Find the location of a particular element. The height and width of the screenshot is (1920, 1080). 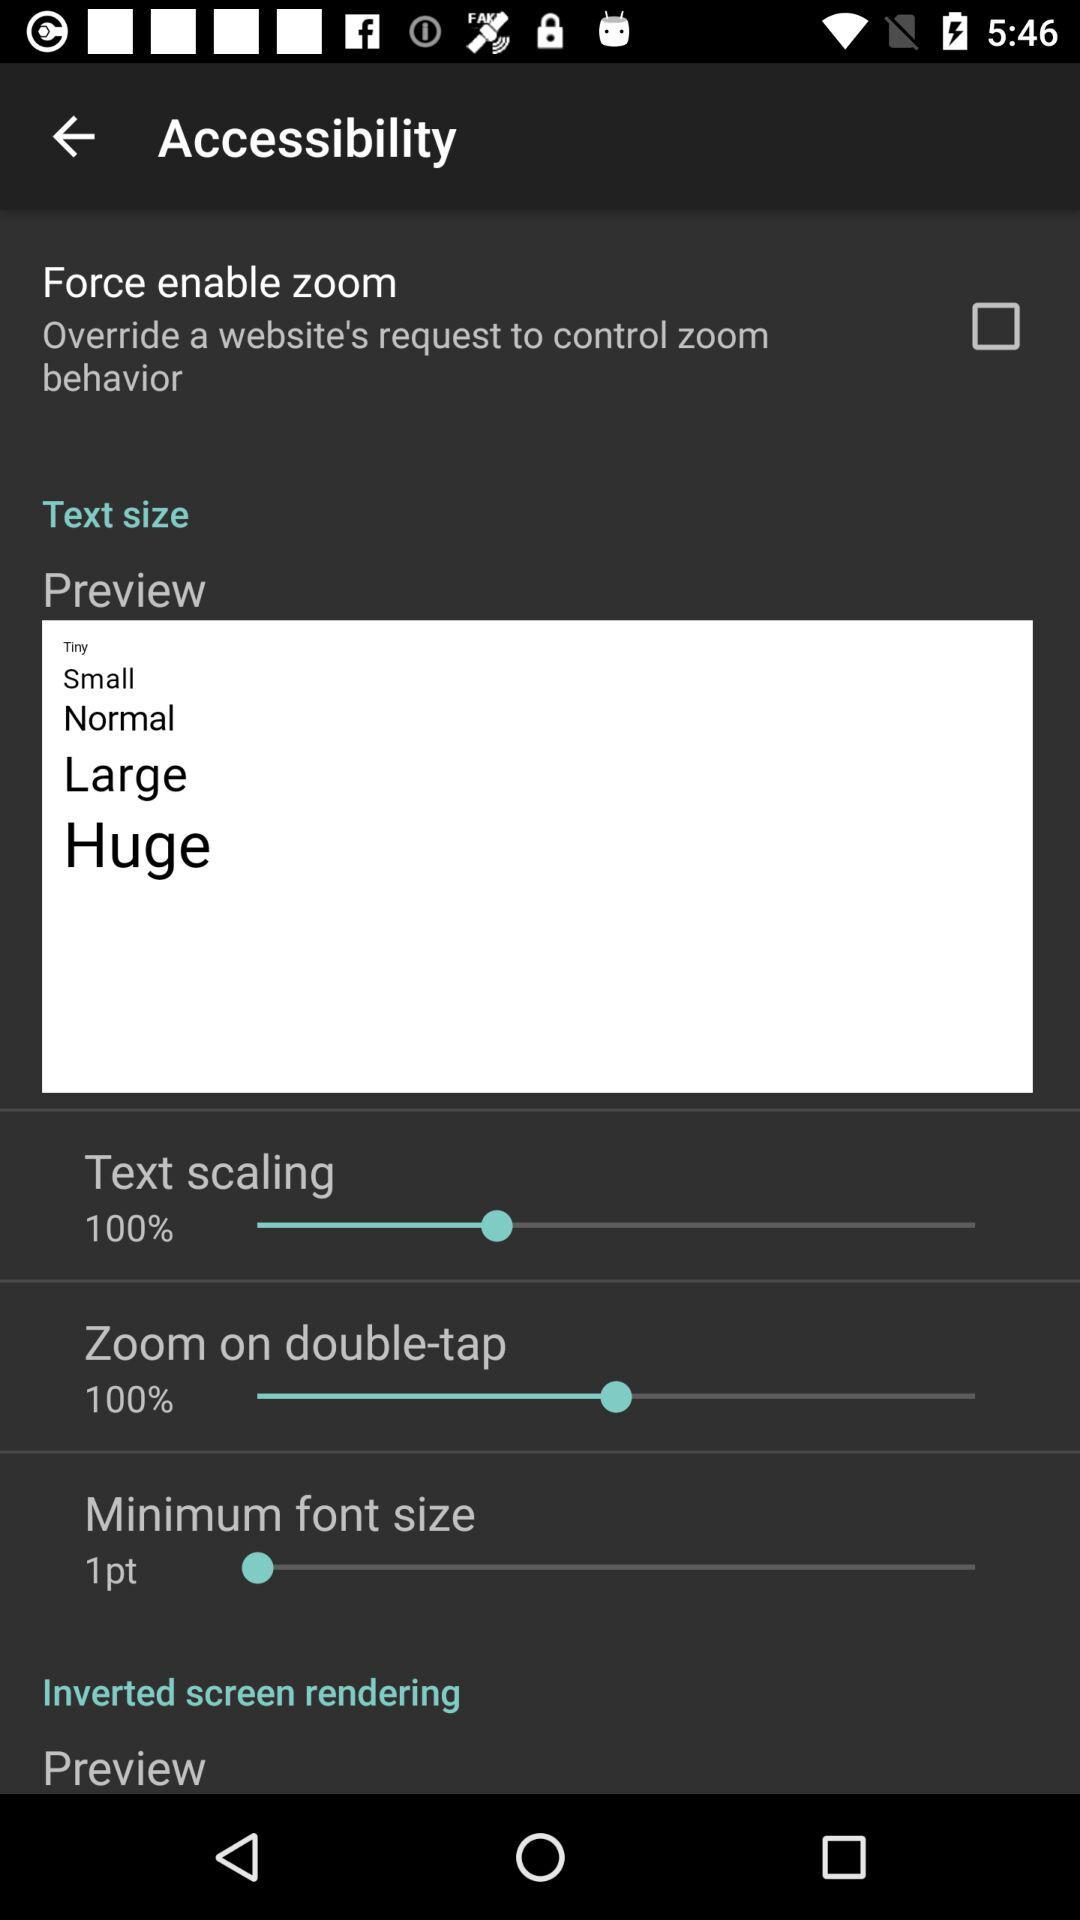

icon above the preview icon is located at coordinates (540, 491).